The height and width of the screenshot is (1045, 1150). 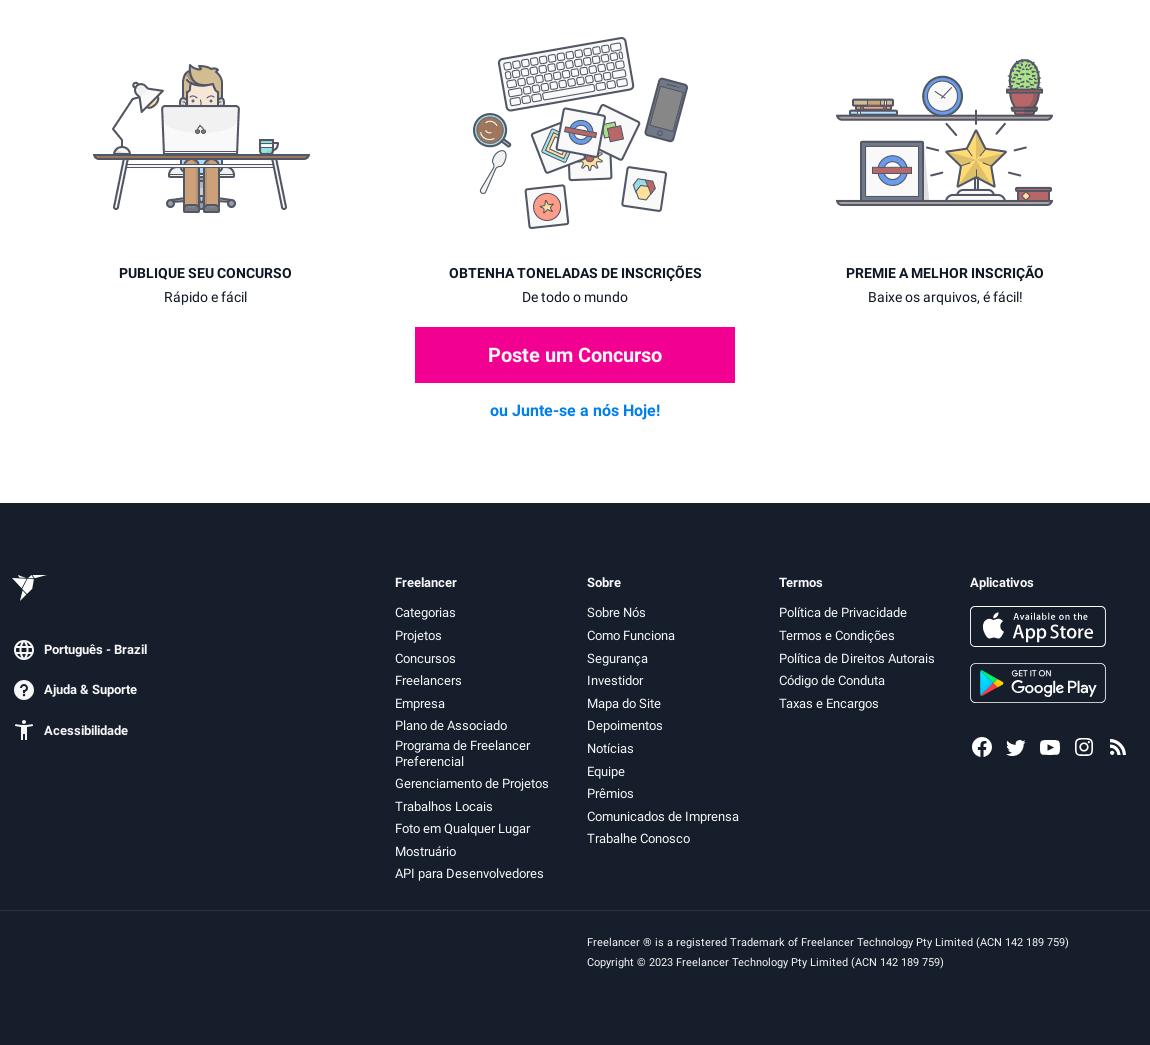 I want to click on 'Trabalhe Conosco', so click(x=636, y=837).